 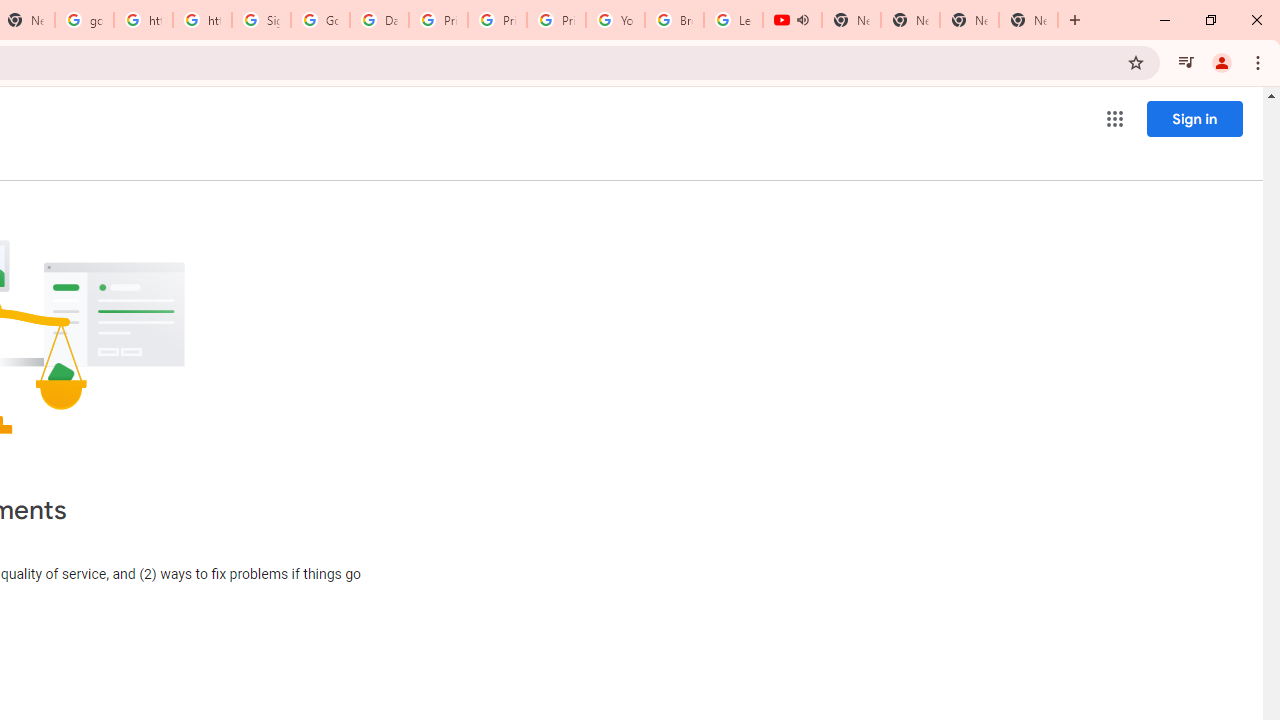 What do you see at coordinates (260, 20) in the screenshot?
I see `'Sign in - Google Accounts'` at bounding box center [260, 20].